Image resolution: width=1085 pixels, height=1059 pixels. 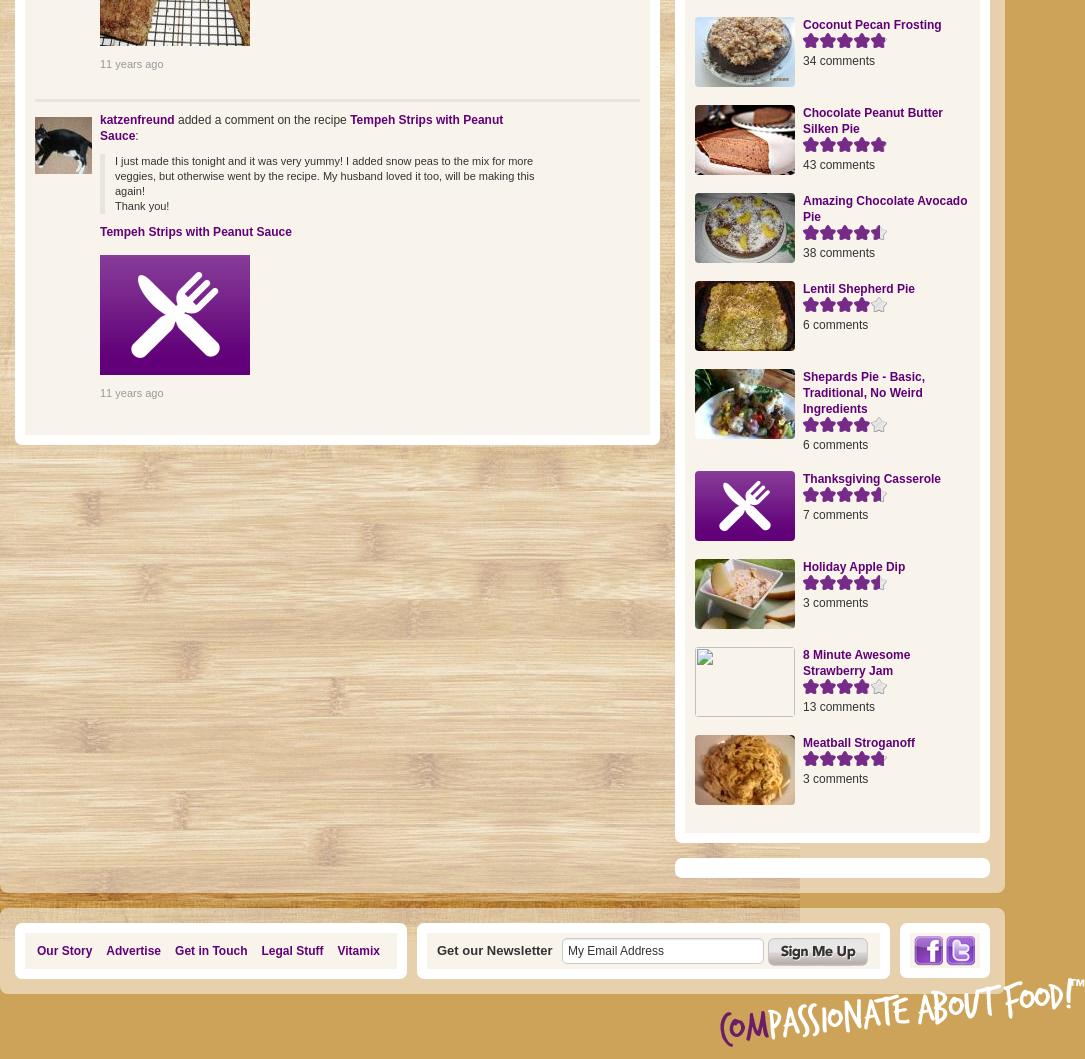 What do you see at coordinates (871, 120) in the screenshot?
I see `'Chocolate Peanut Butter Silken Pie'` at bounding box center [871, 120].